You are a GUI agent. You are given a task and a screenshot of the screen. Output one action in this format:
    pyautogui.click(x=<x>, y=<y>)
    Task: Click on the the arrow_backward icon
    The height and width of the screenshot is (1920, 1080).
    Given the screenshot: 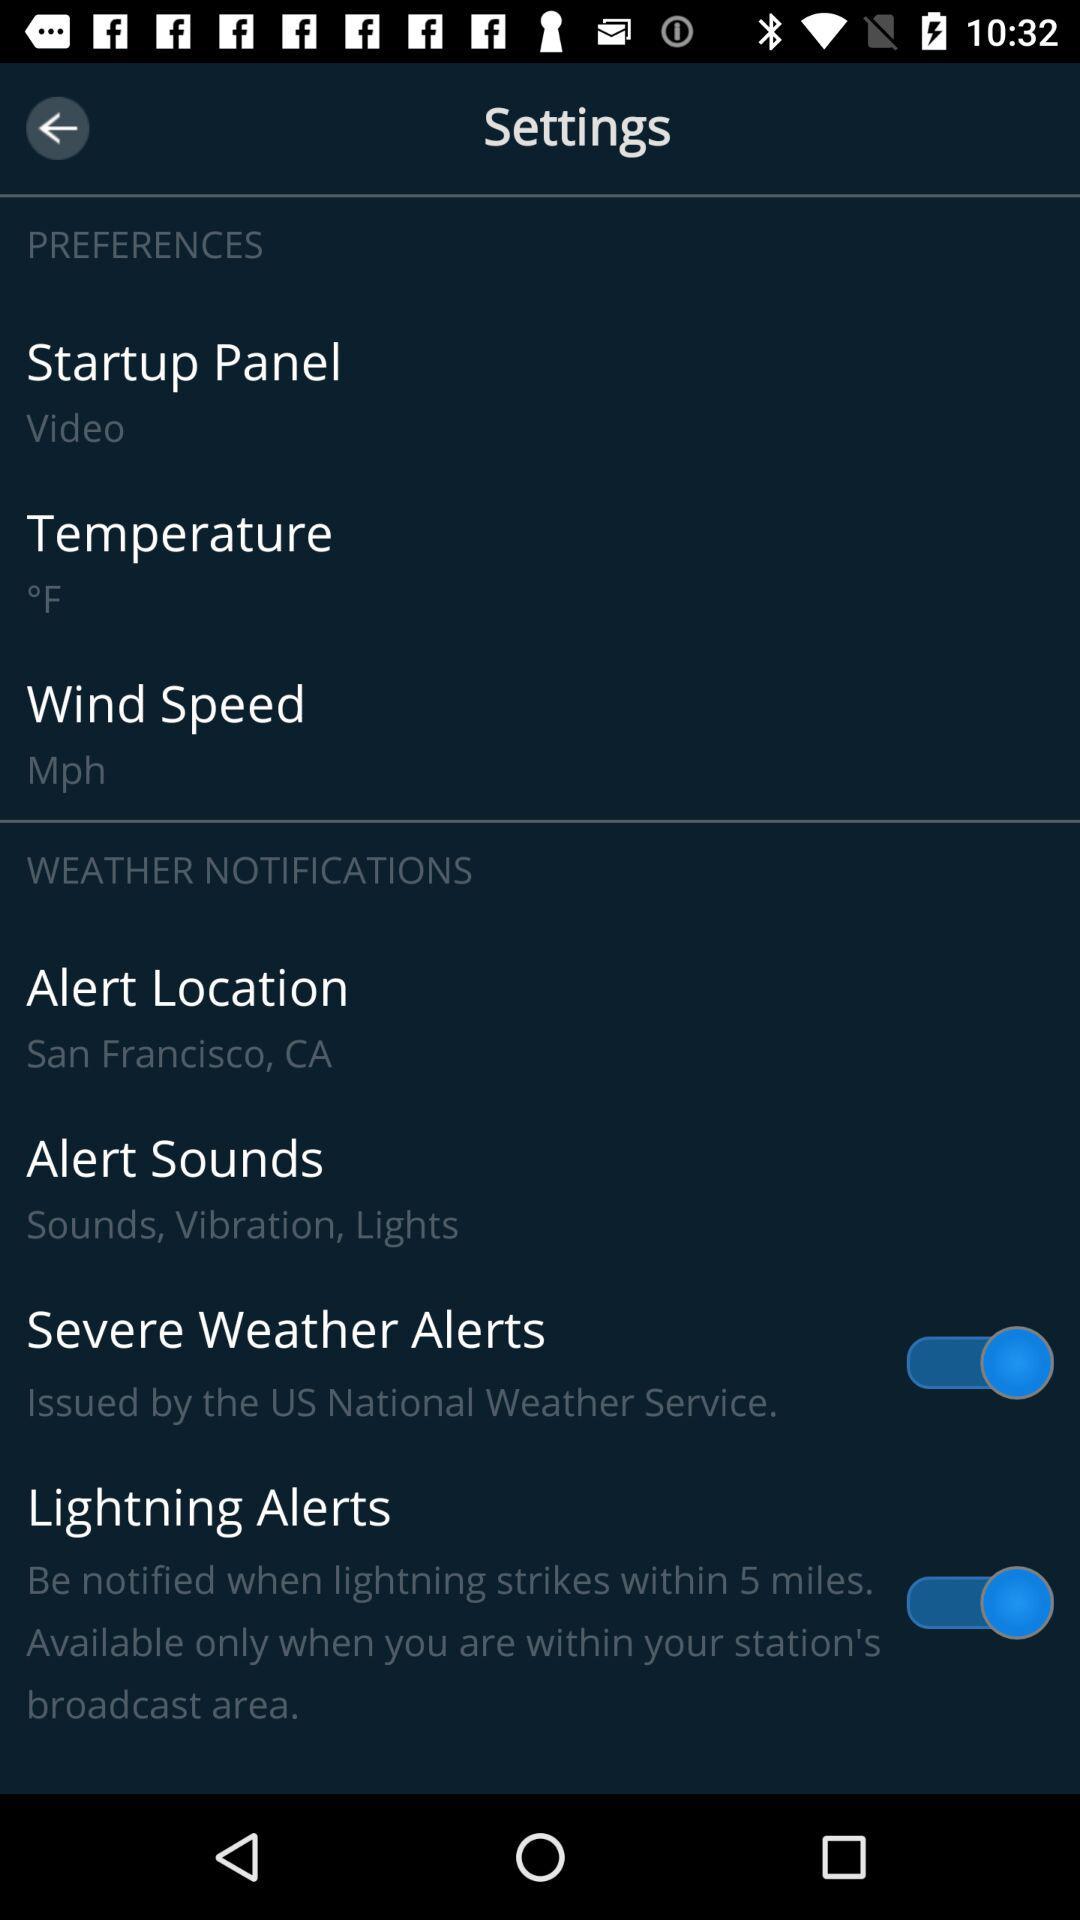 What is the action you would take?
    pyautogui.click(x=56, y=127)
    